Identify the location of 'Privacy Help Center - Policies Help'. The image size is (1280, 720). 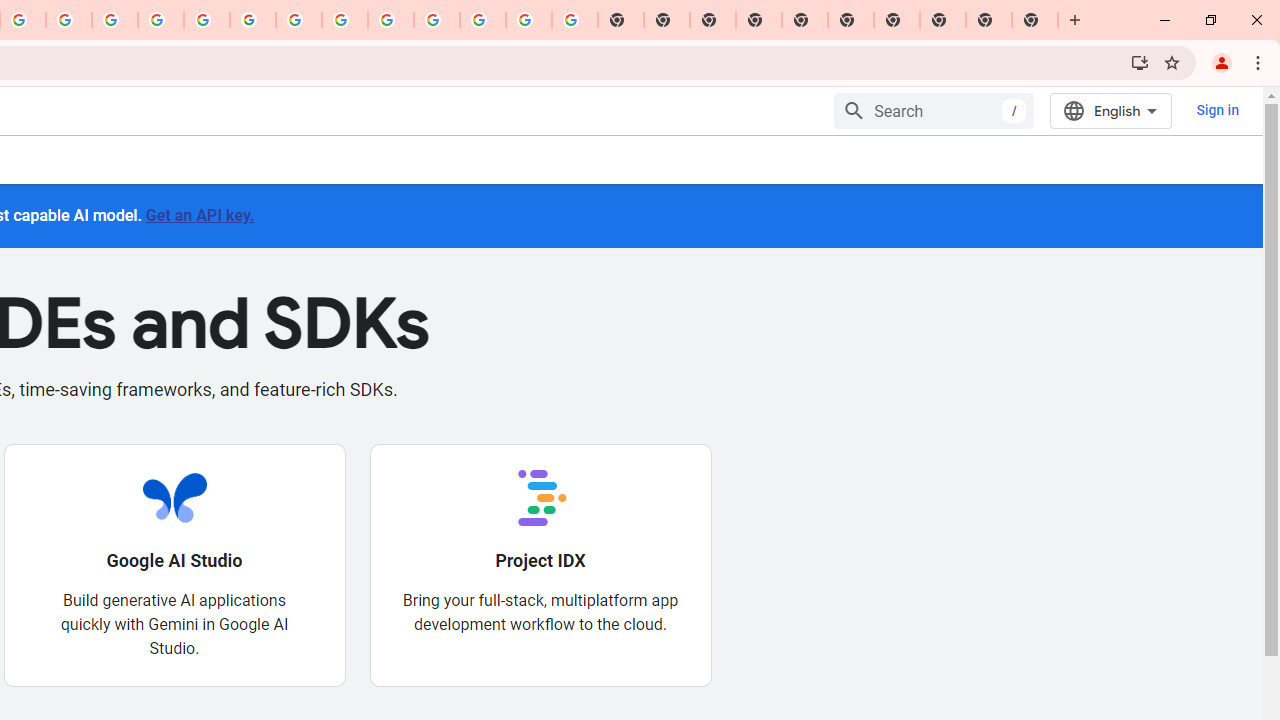
(114, 20).